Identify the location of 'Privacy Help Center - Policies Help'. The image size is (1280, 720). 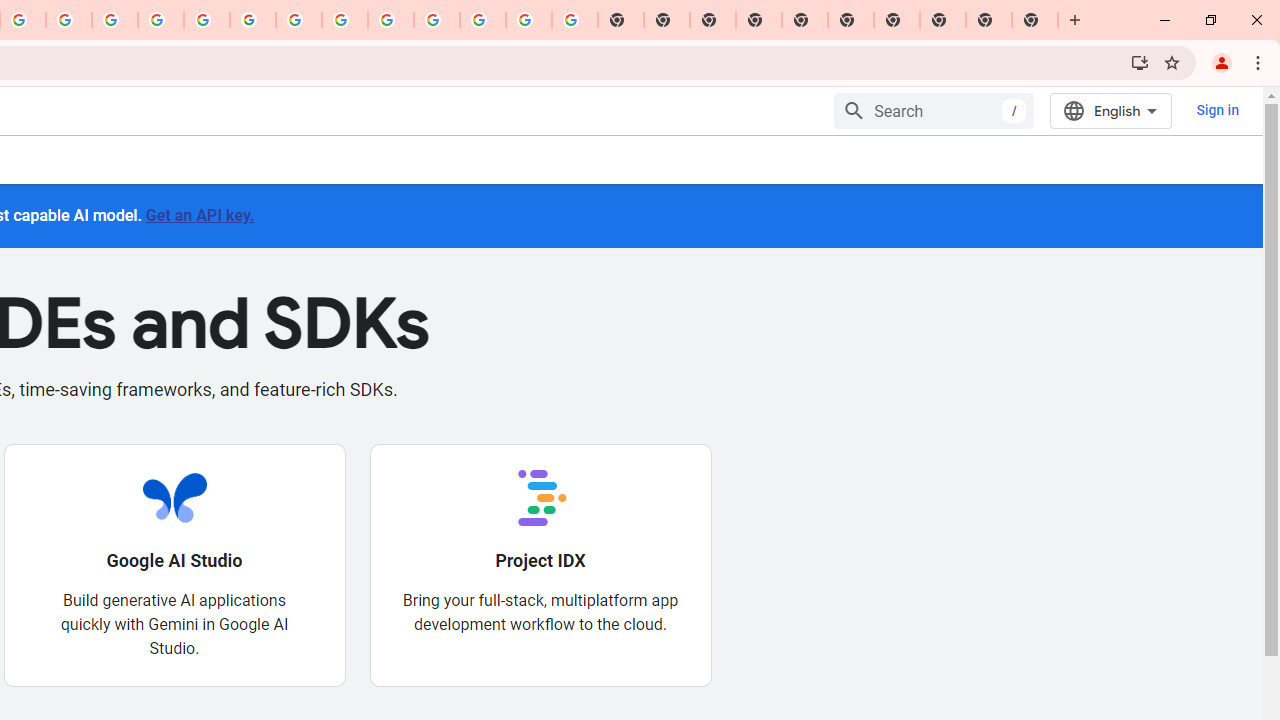
(114, 20).